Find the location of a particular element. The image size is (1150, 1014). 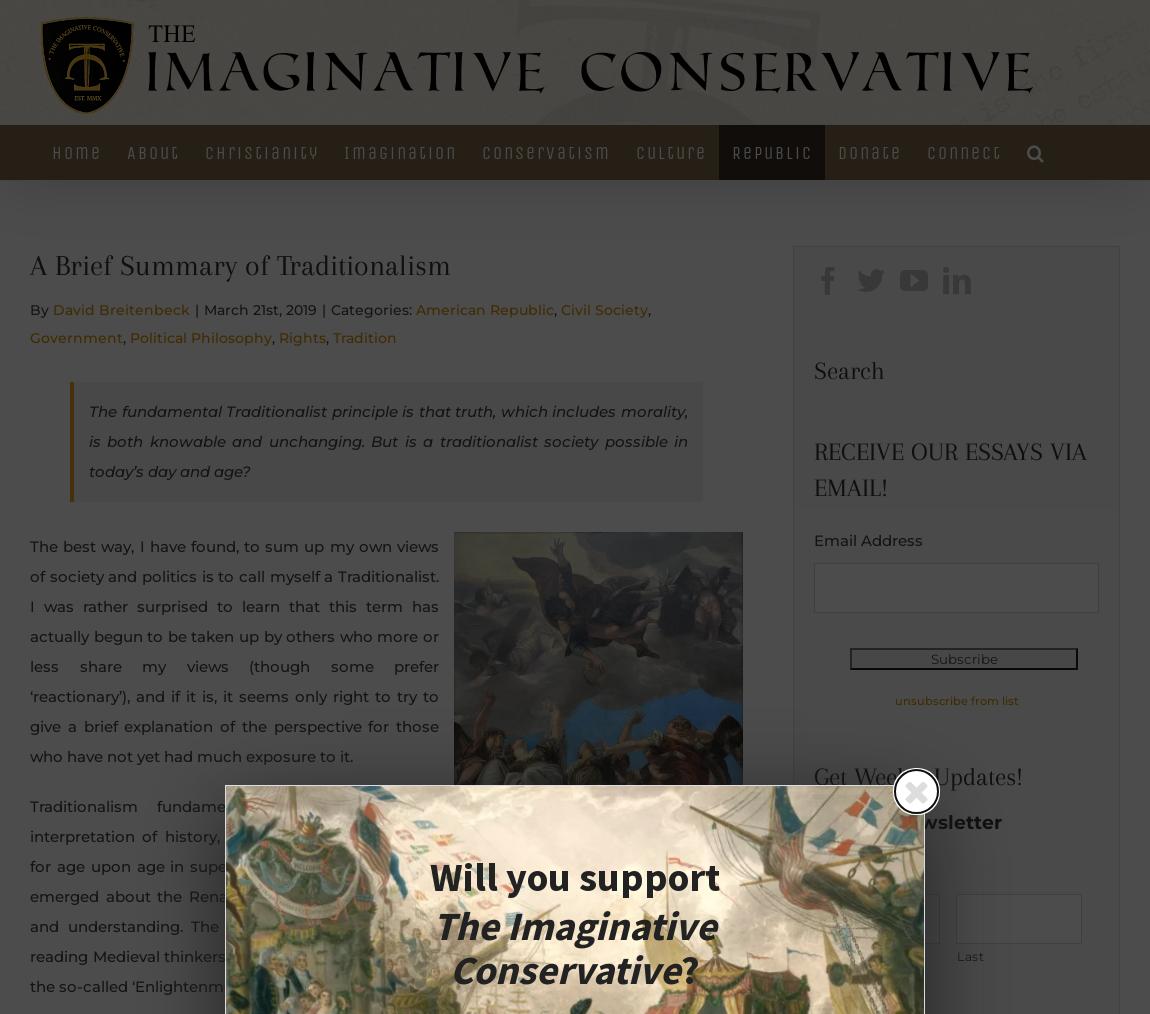

'Search' is located at coordinates (812, 369).